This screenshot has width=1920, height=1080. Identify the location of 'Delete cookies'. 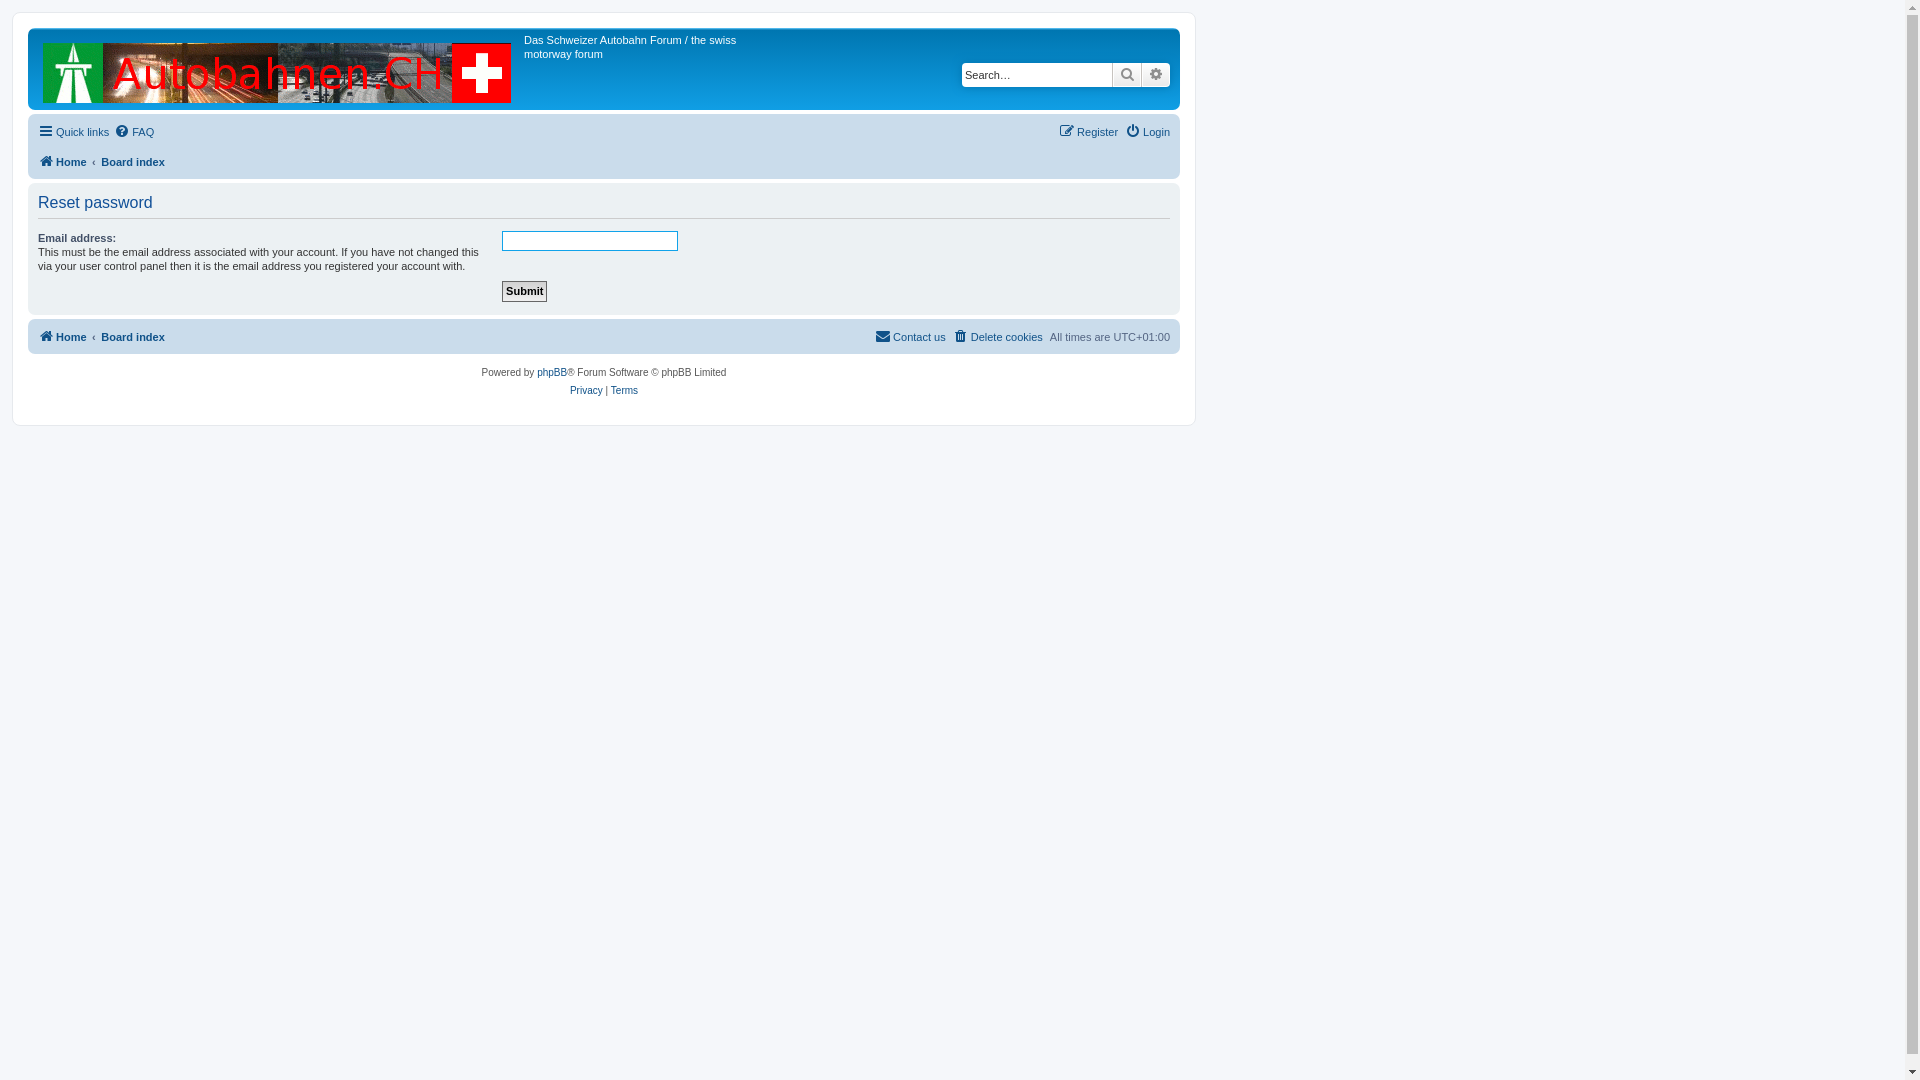
(998, 335).